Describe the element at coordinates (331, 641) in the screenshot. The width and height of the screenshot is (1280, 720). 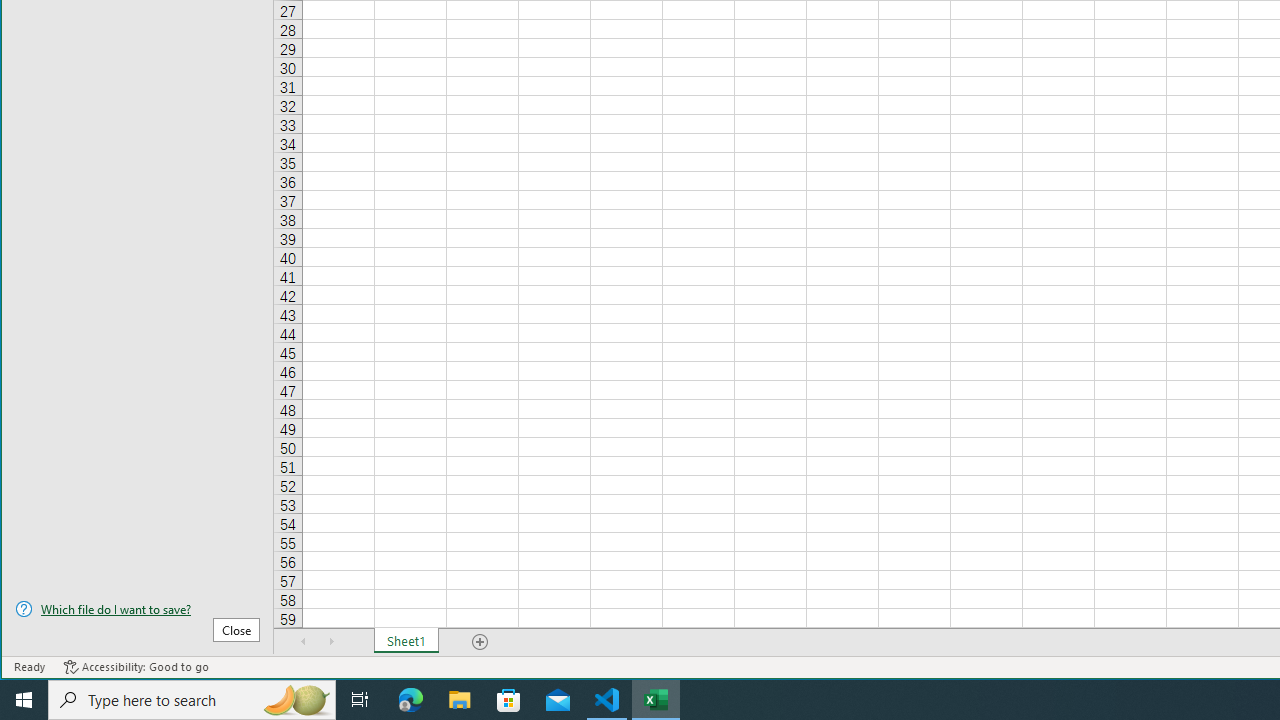
I see `'Scroll Right'` at that location.